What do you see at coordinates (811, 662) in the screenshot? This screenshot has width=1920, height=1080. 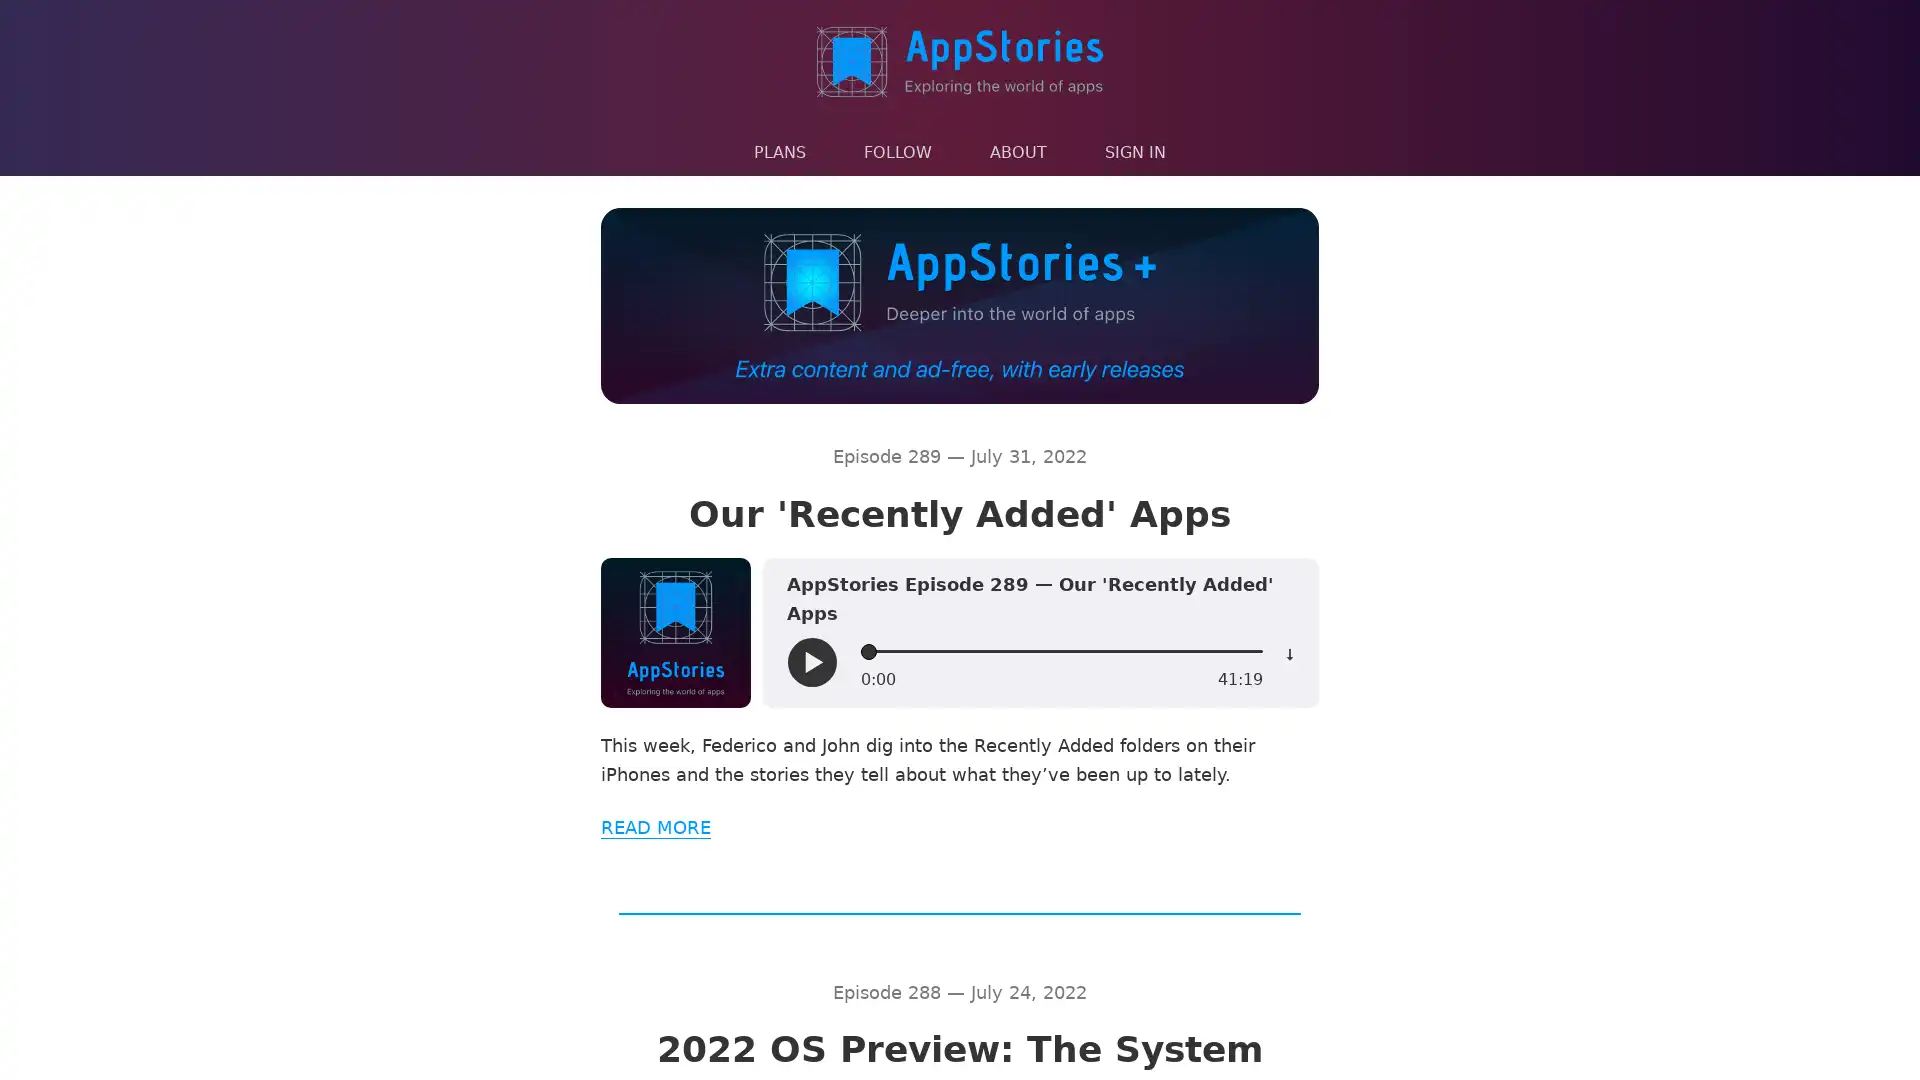 I see `Play` at bounding box center [811, 662].